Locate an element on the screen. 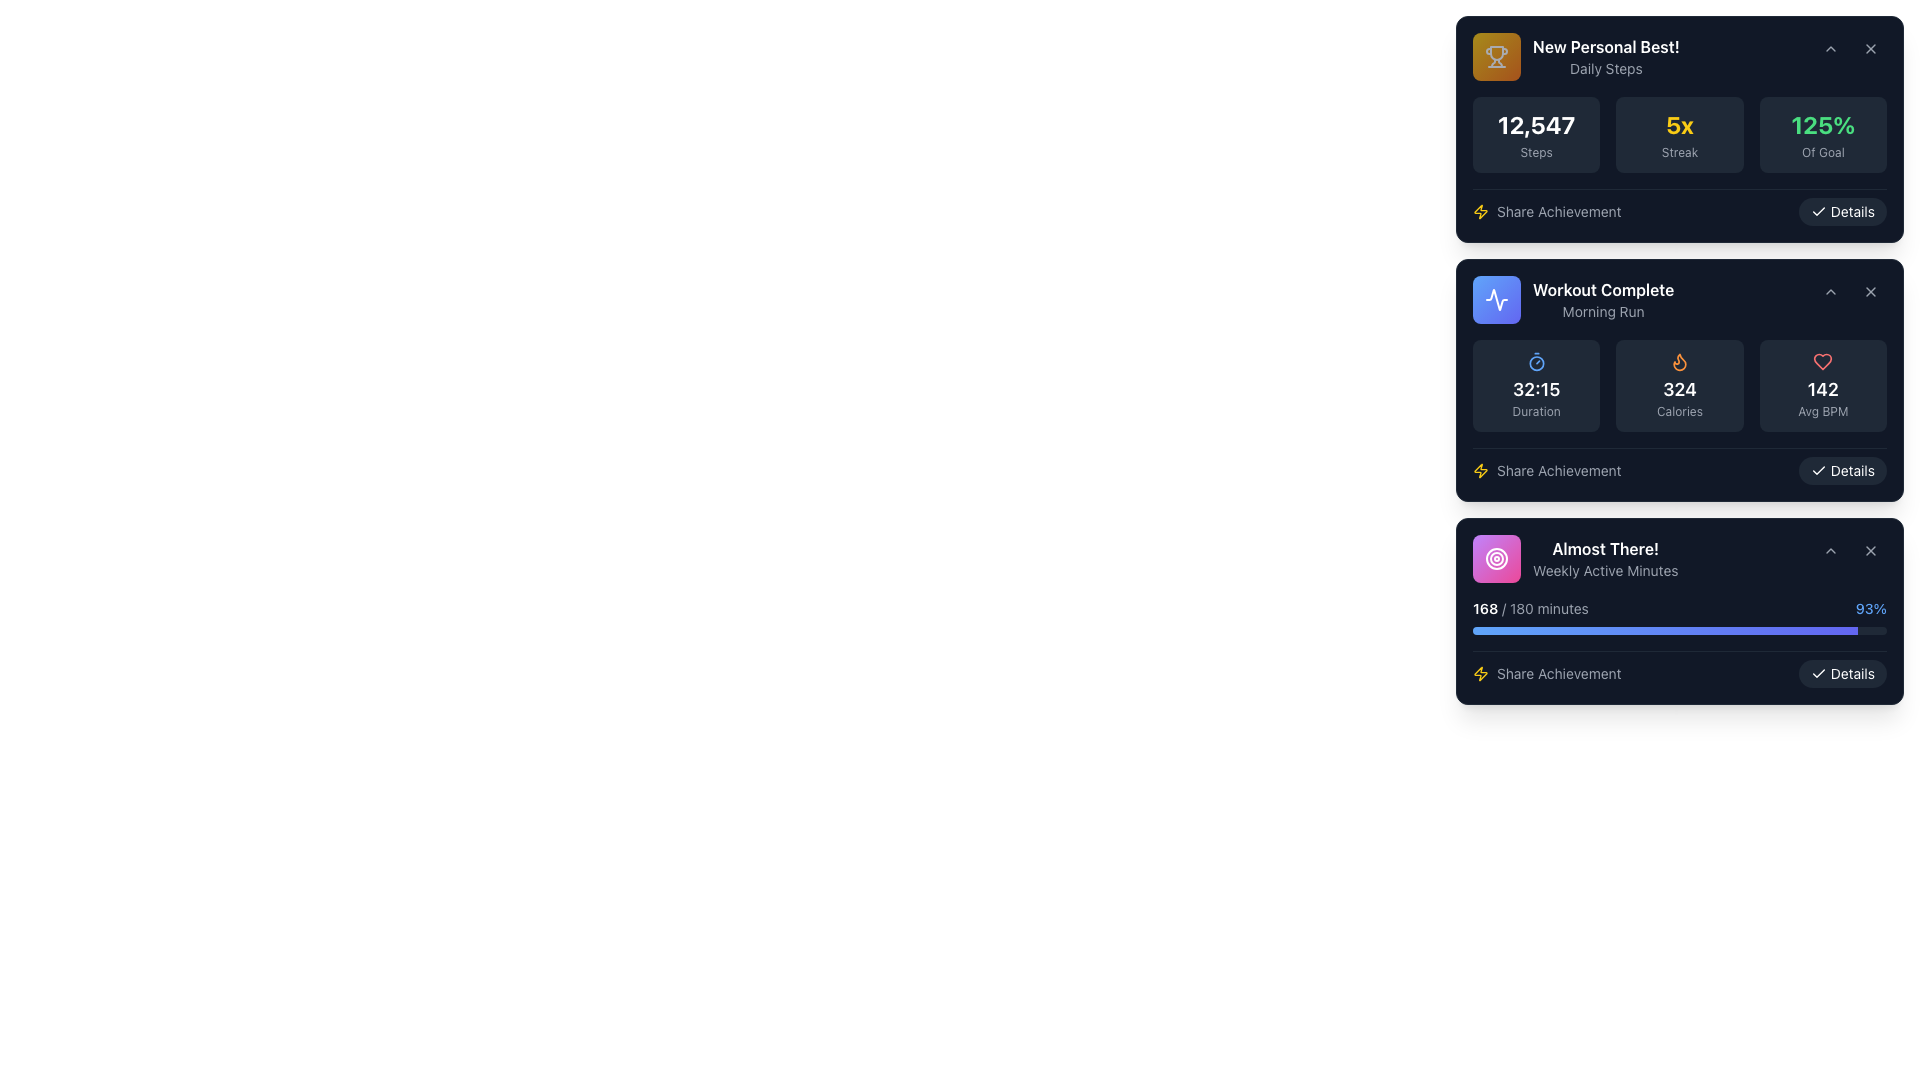  the share achievement icon located immediately to the left of the text 'Share Achievement' in the second card from the top is located at coordinates (1481, 212).